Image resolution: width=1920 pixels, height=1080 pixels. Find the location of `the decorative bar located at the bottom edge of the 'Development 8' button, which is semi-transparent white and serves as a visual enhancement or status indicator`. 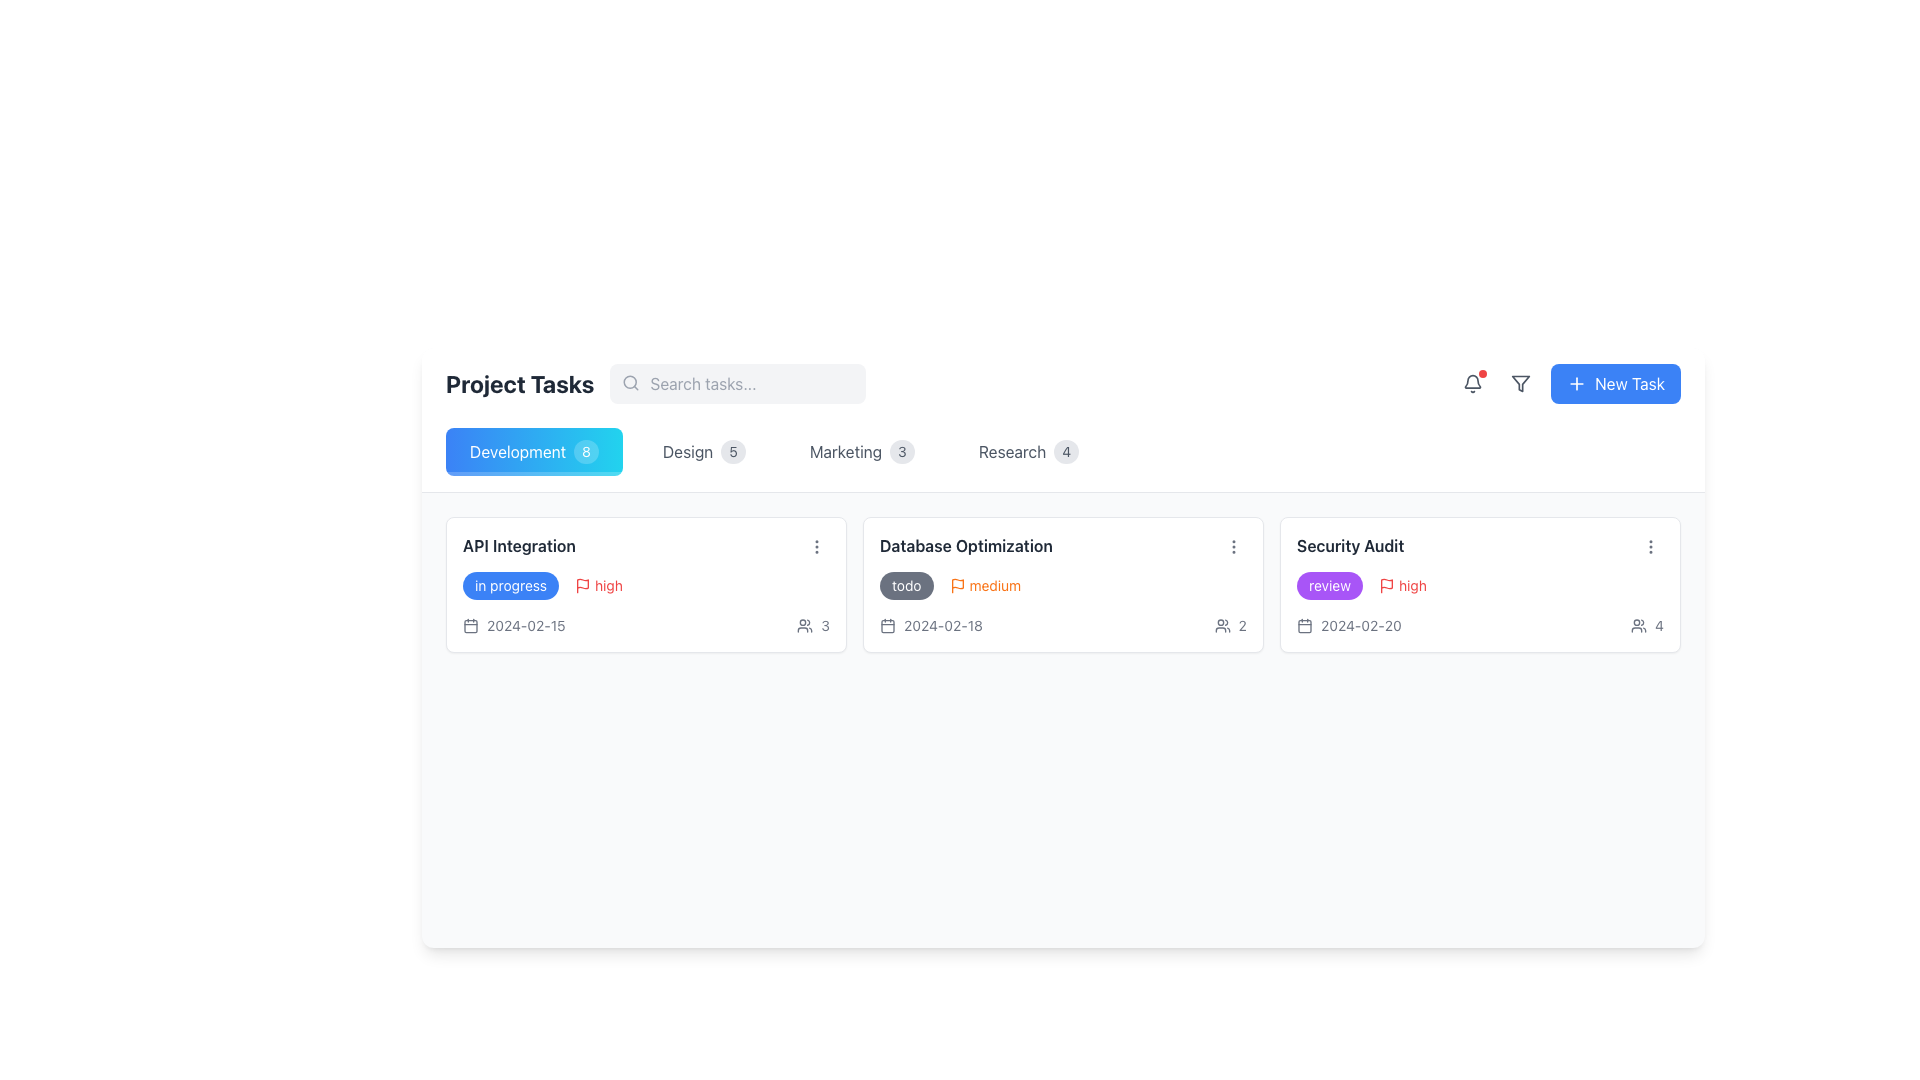

the decorative bar located at the bottom edge of the 'Development 8' button, which is semi-transparent white and serves as a visual enhancement or status indicator is located at coordinates (534, 474).